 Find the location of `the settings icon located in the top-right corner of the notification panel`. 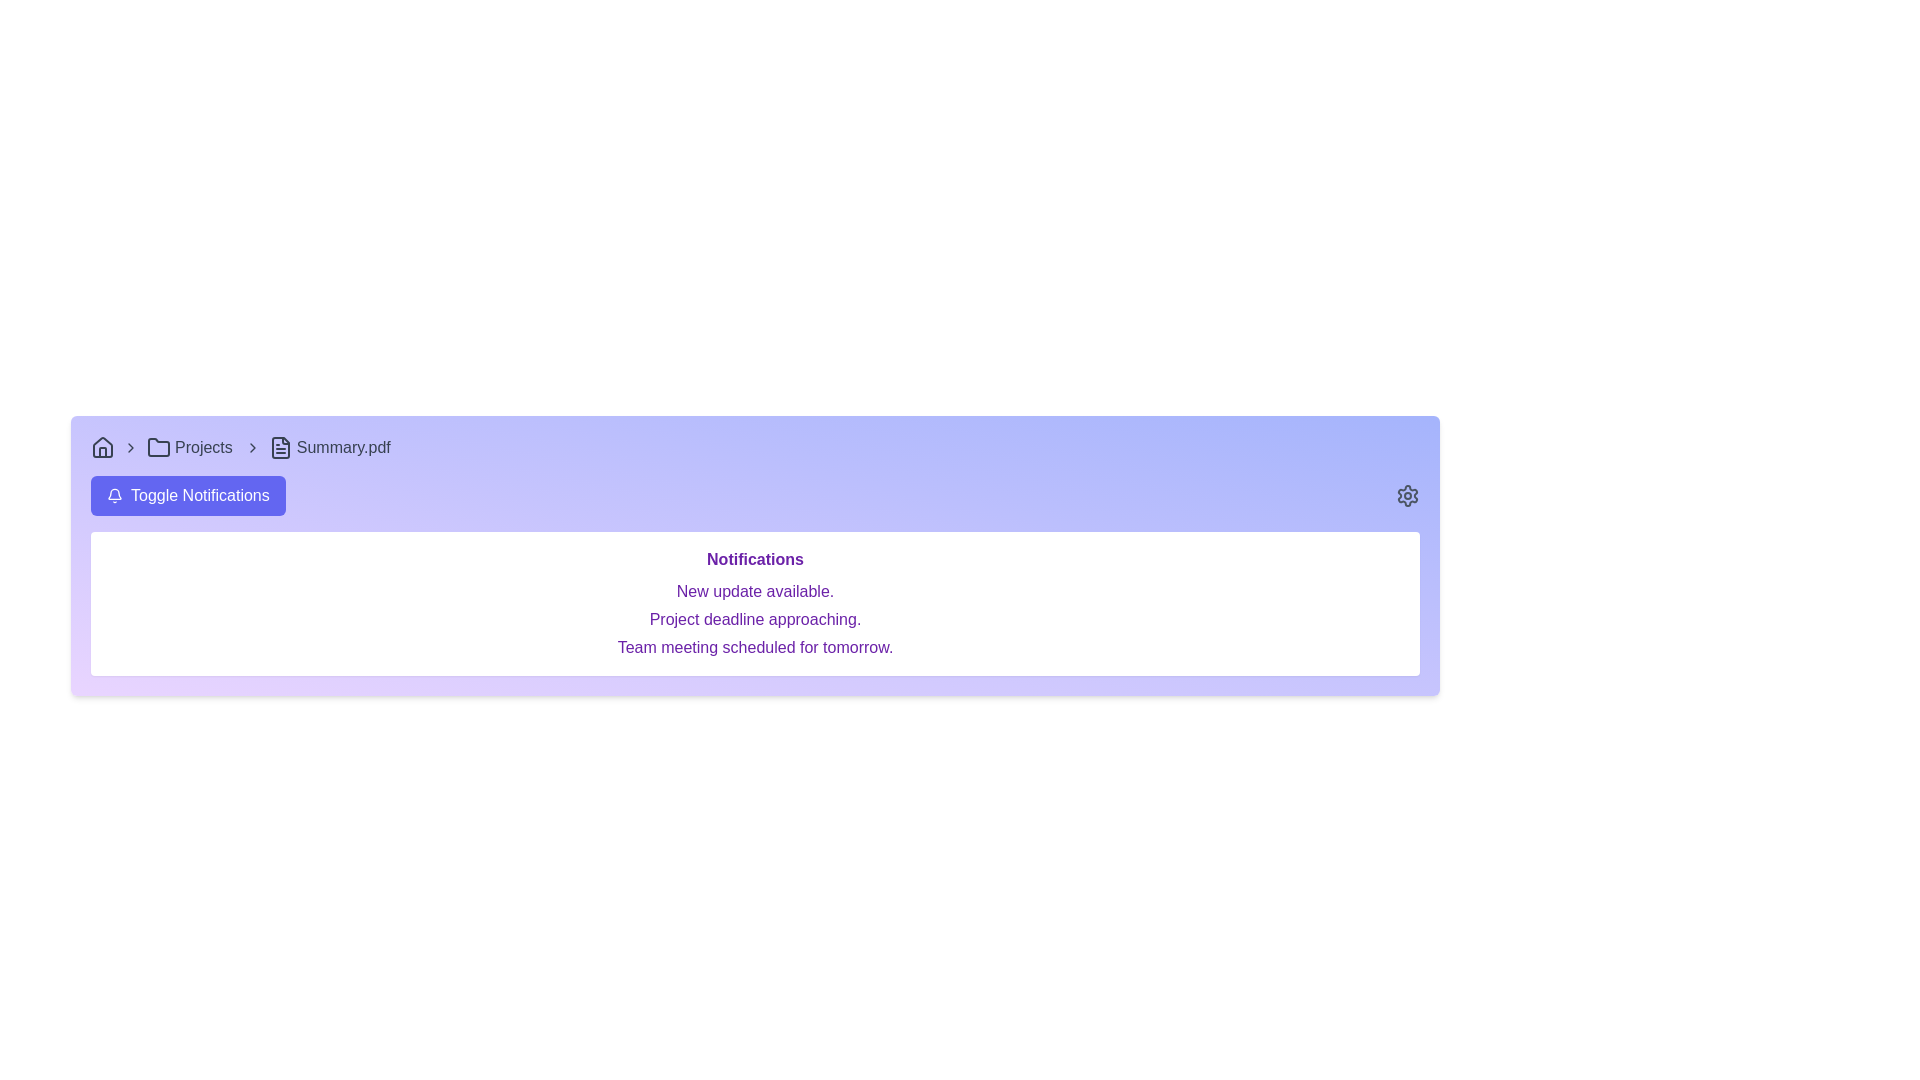

the settings icon located in the top-right corner of the notification panel is located at coordinates (1406, 495).